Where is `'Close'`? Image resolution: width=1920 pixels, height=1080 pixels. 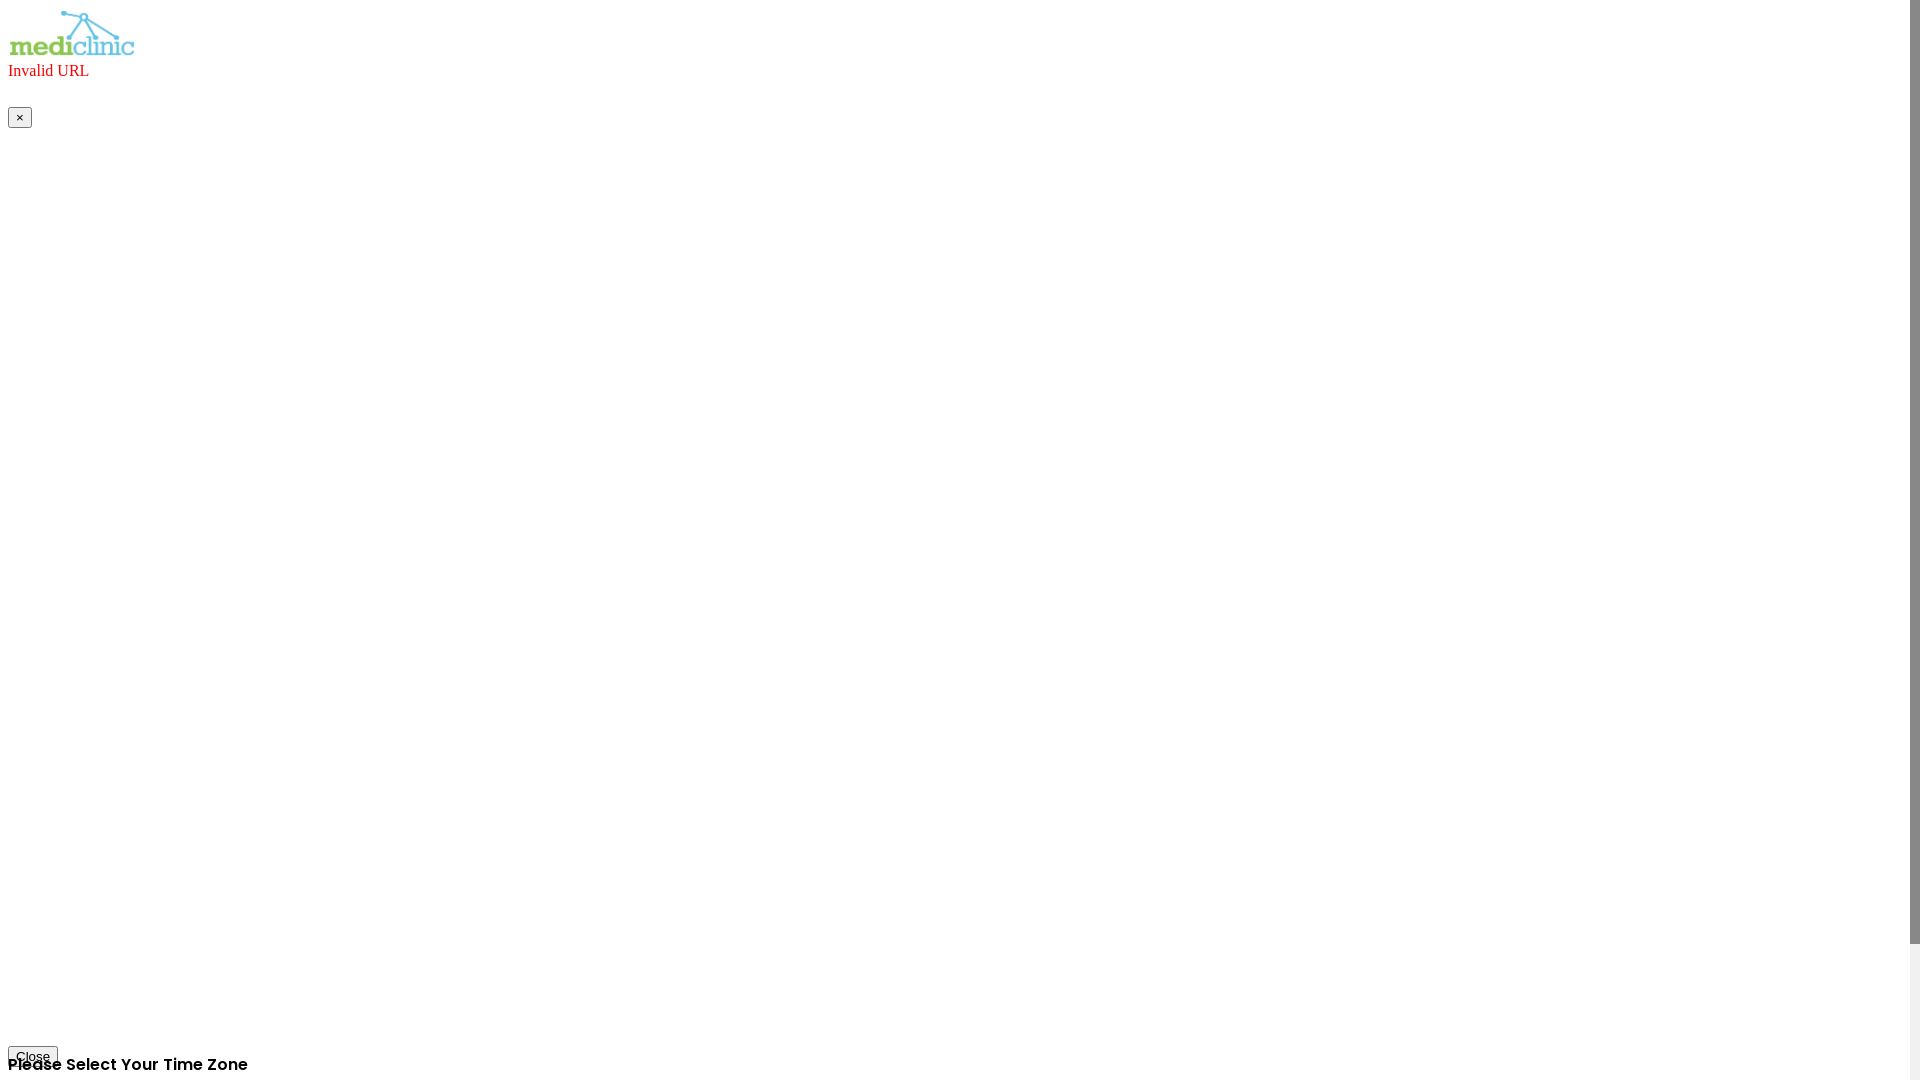 'Close' is located at coordinates (33, 1055).